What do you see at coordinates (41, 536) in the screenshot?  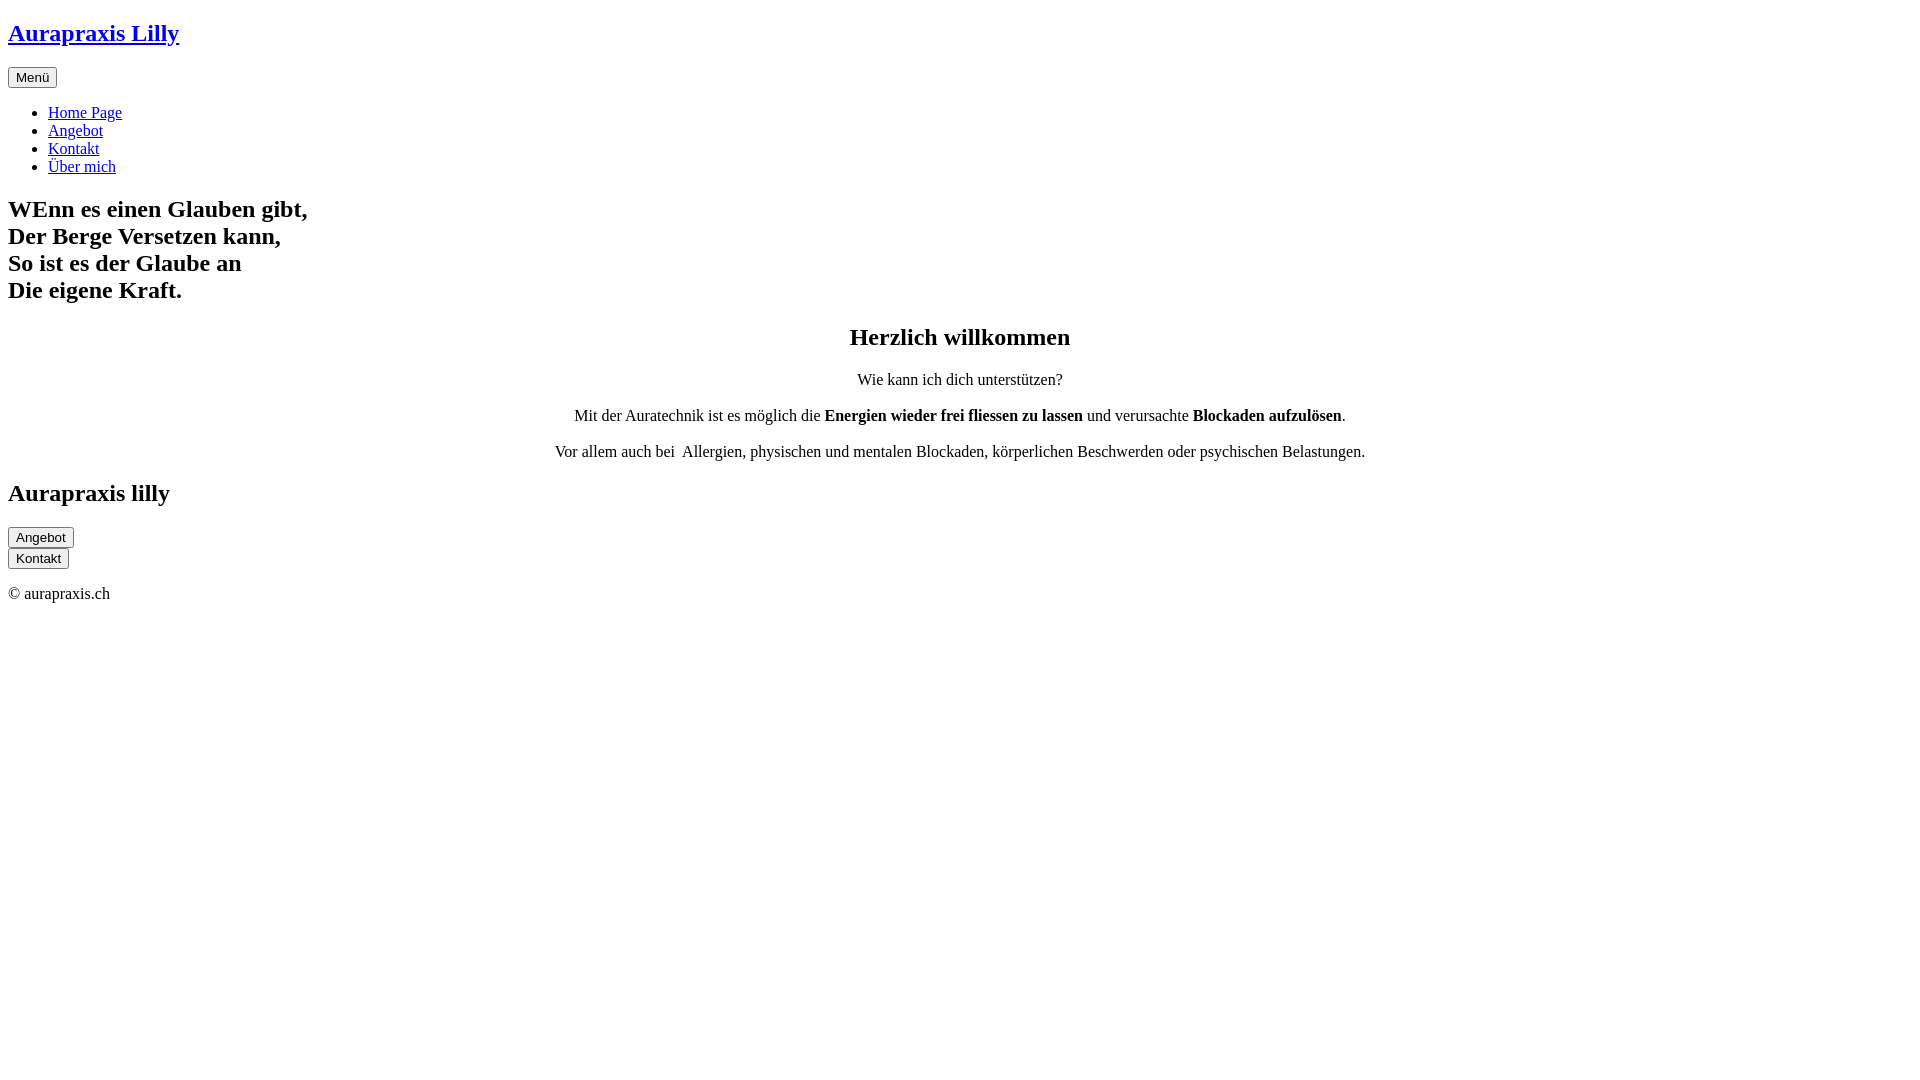 I see `'Angebot'` at bounding box center [41, 536].